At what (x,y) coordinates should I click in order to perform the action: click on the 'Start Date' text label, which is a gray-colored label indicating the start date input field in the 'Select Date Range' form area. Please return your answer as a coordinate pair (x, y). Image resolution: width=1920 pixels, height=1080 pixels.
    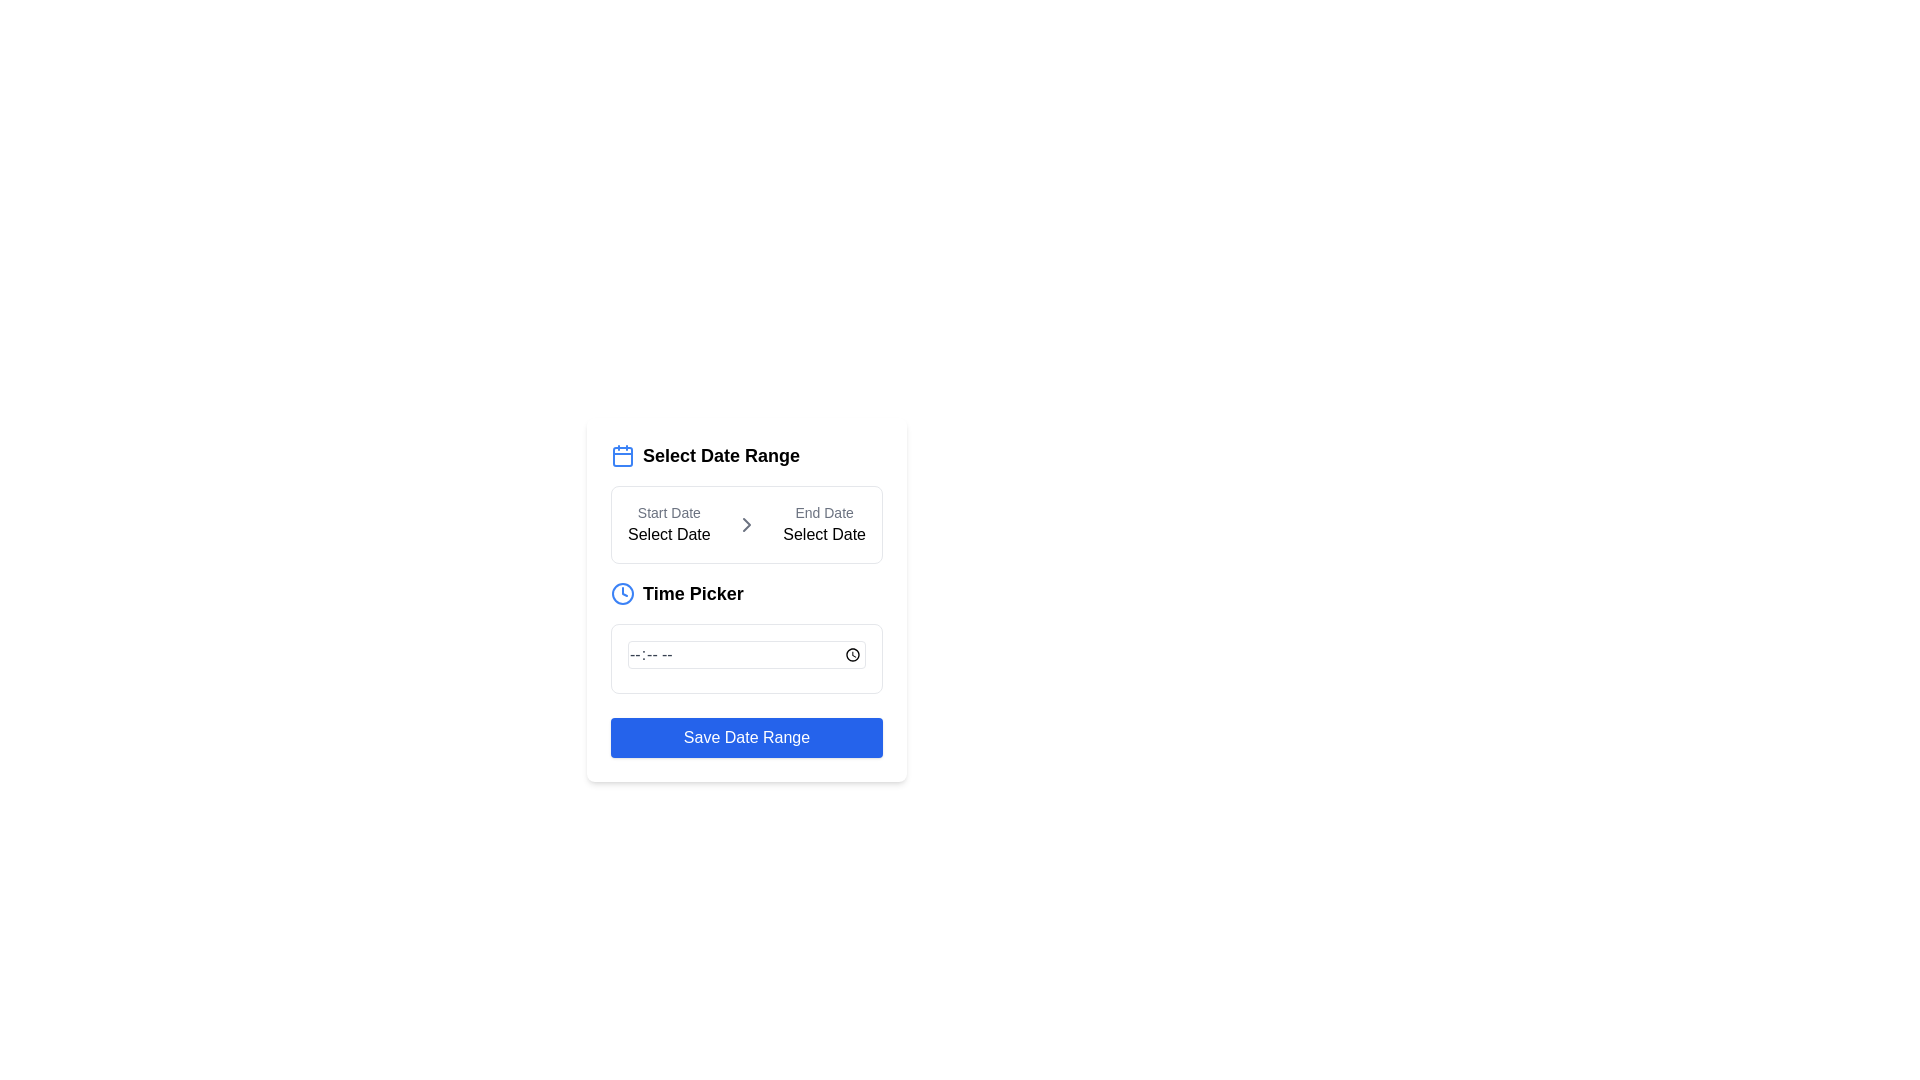
    Looking at the image, I should click on (669, 512).